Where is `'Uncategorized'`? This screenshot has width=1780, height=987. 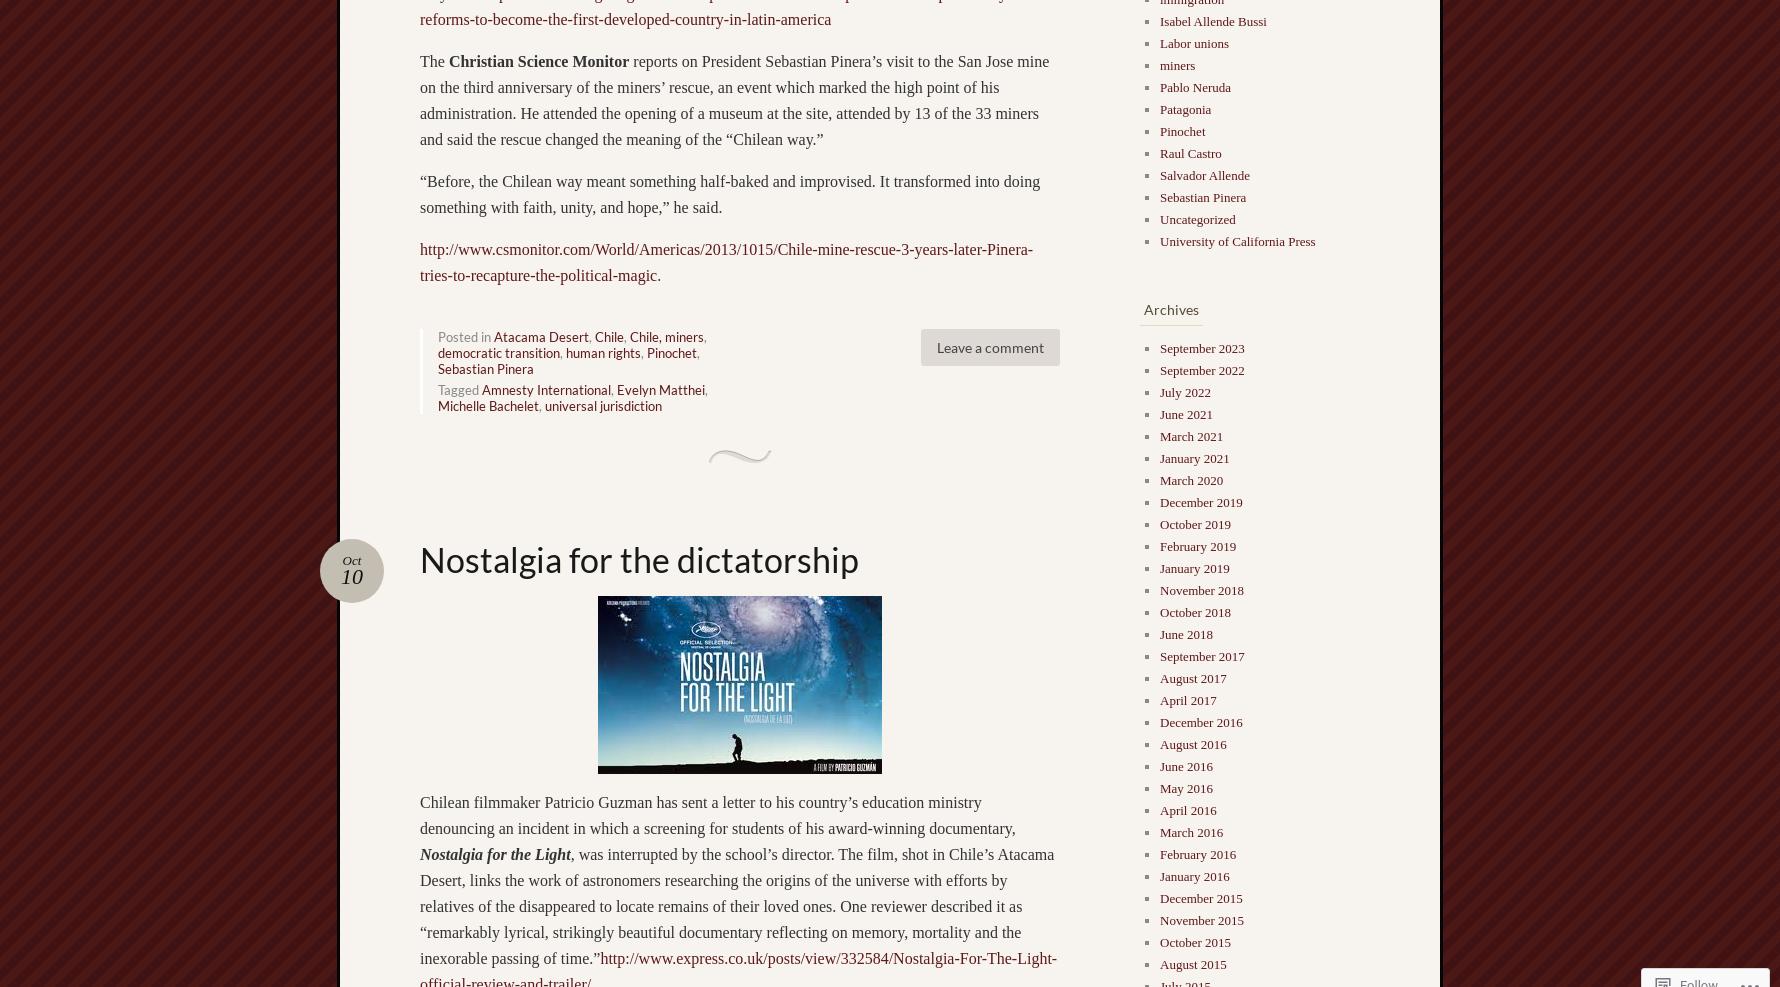 'Uncategorized' is located at coordinates (1197, 219).